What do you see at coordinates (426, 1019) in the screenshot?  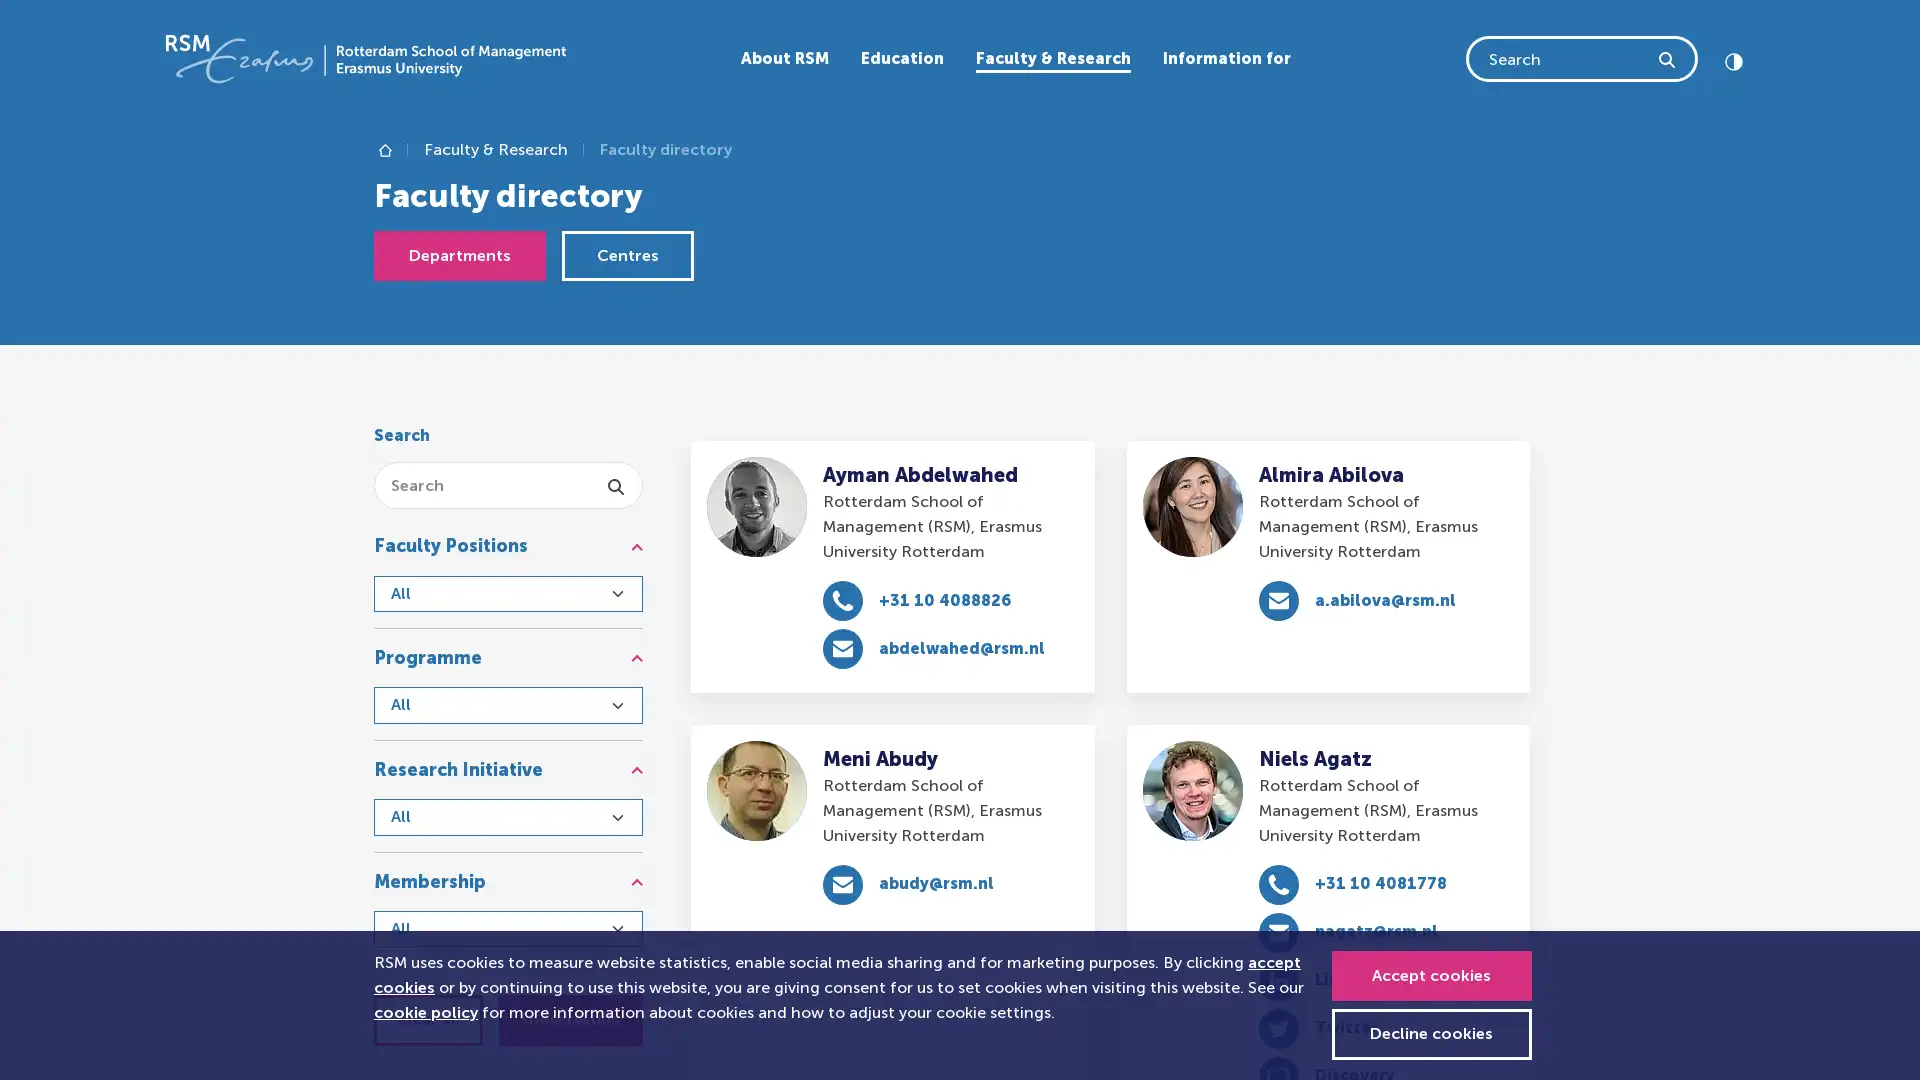 I see `Clear all` at bounding box center [426, 1019].